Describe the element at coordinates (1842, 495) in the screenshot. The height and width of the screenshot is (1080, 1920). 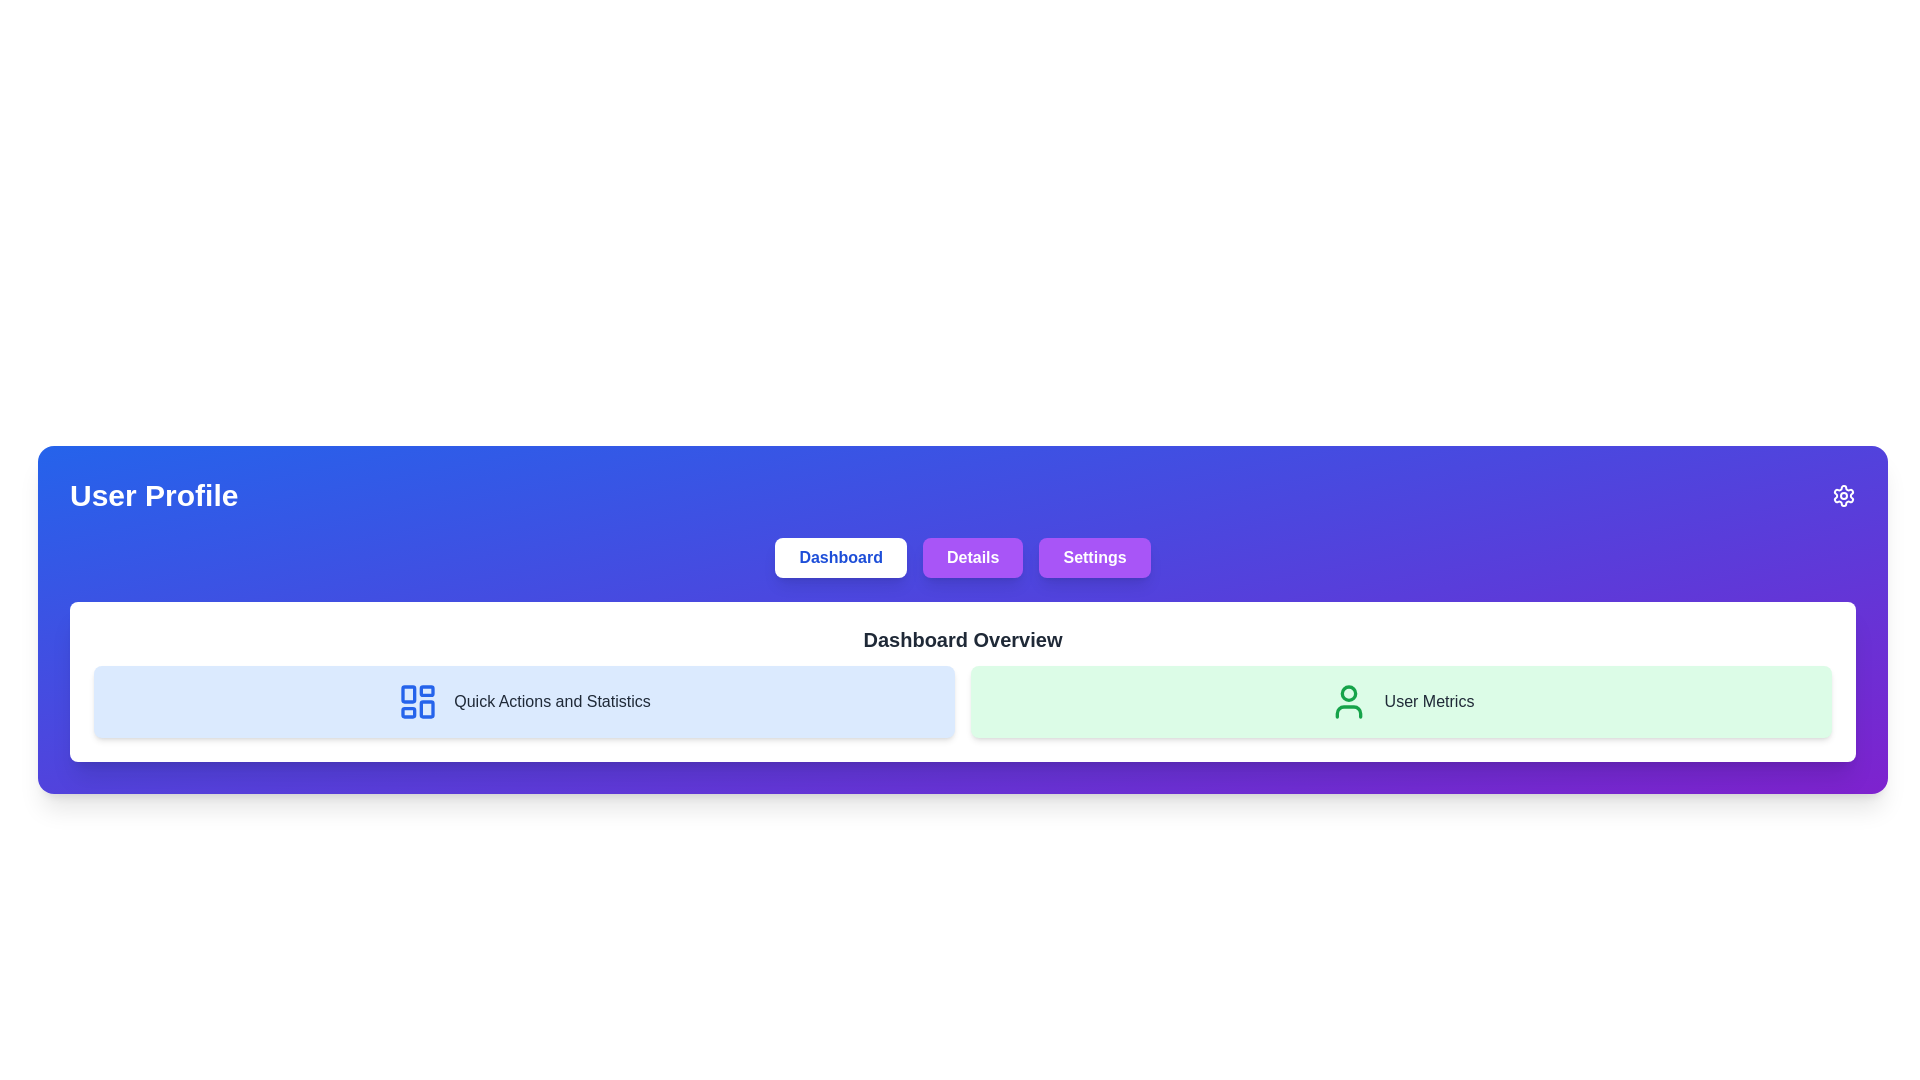
I see `the Settings button located in the top-right corner of the 'User Profile' section` at that location.